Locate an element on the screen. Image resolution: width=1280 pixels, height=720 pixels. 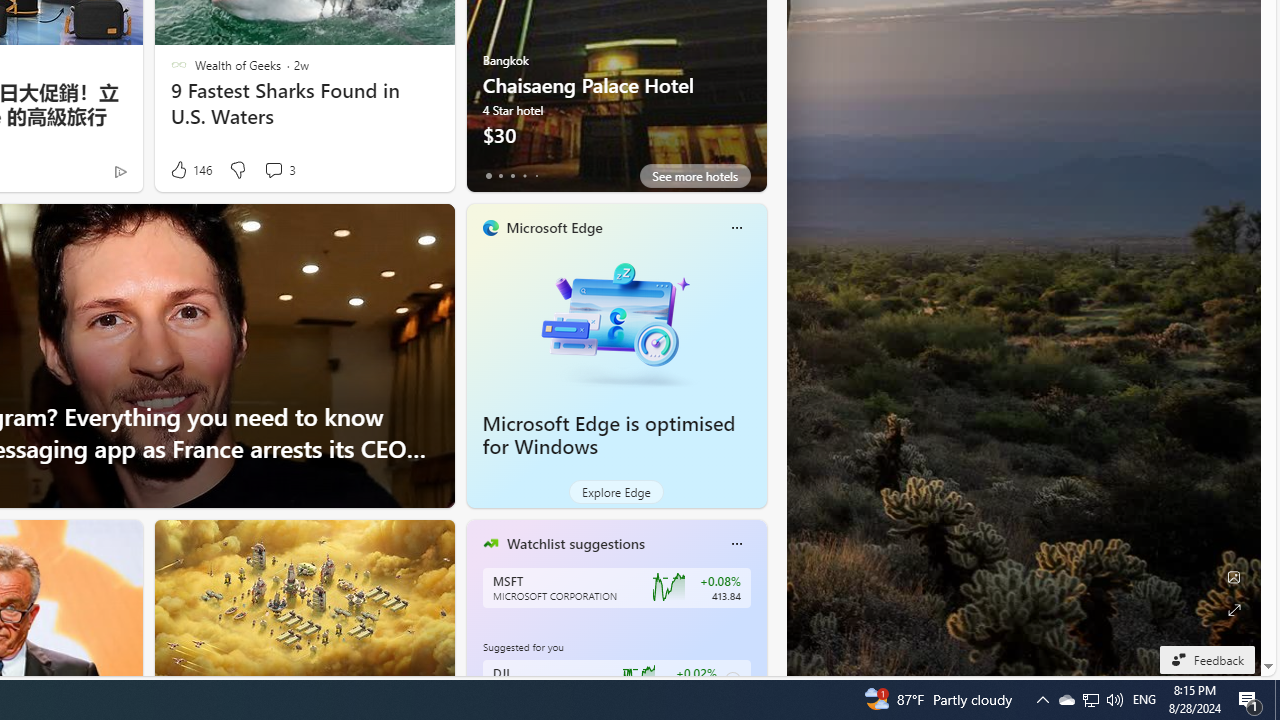
'View comments 3 Comment' is located at coordinates (272, 168).